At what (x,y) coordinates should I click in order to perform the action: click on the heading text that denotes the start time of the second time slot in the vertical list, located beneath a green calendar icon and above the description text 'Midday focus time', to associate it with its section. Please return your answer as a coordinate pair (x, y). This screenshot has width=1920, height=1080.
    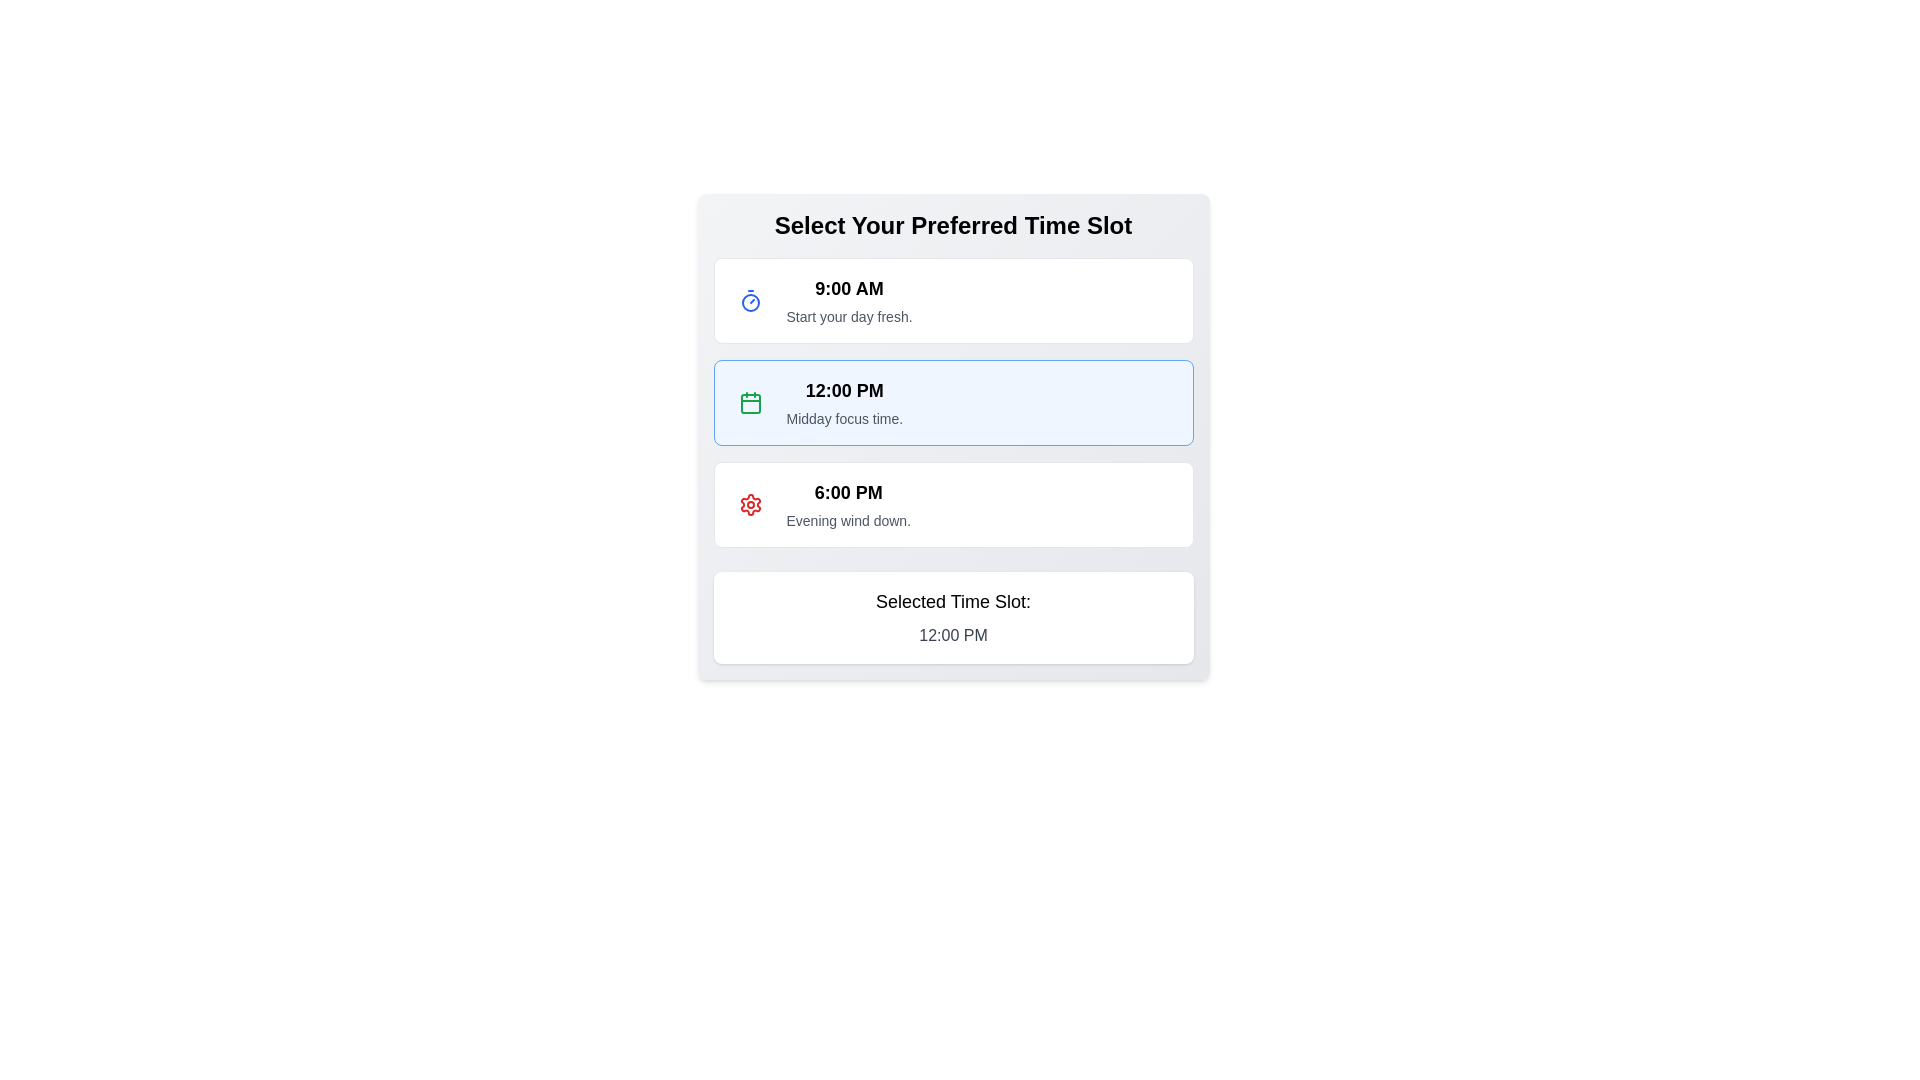
    Looking at the image, I should click on (844, 390).